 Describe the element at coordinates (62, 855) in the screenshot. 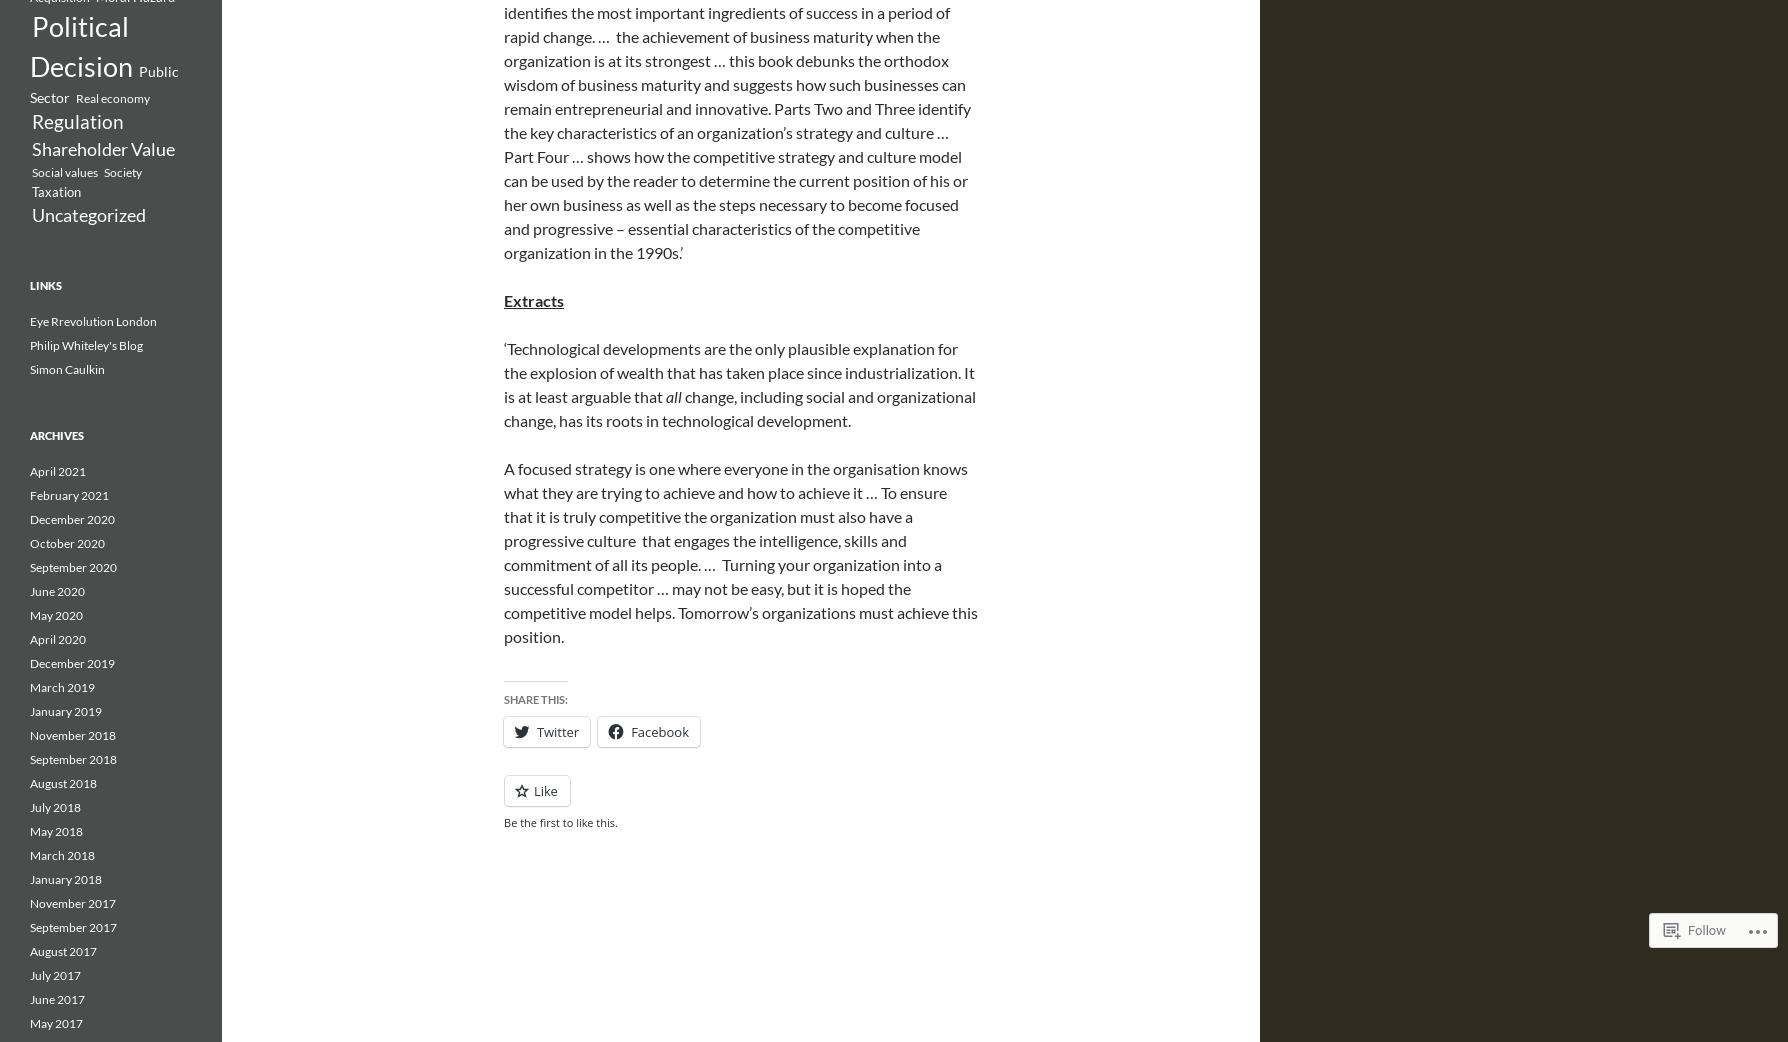

I see `'March 2018'` at that location.